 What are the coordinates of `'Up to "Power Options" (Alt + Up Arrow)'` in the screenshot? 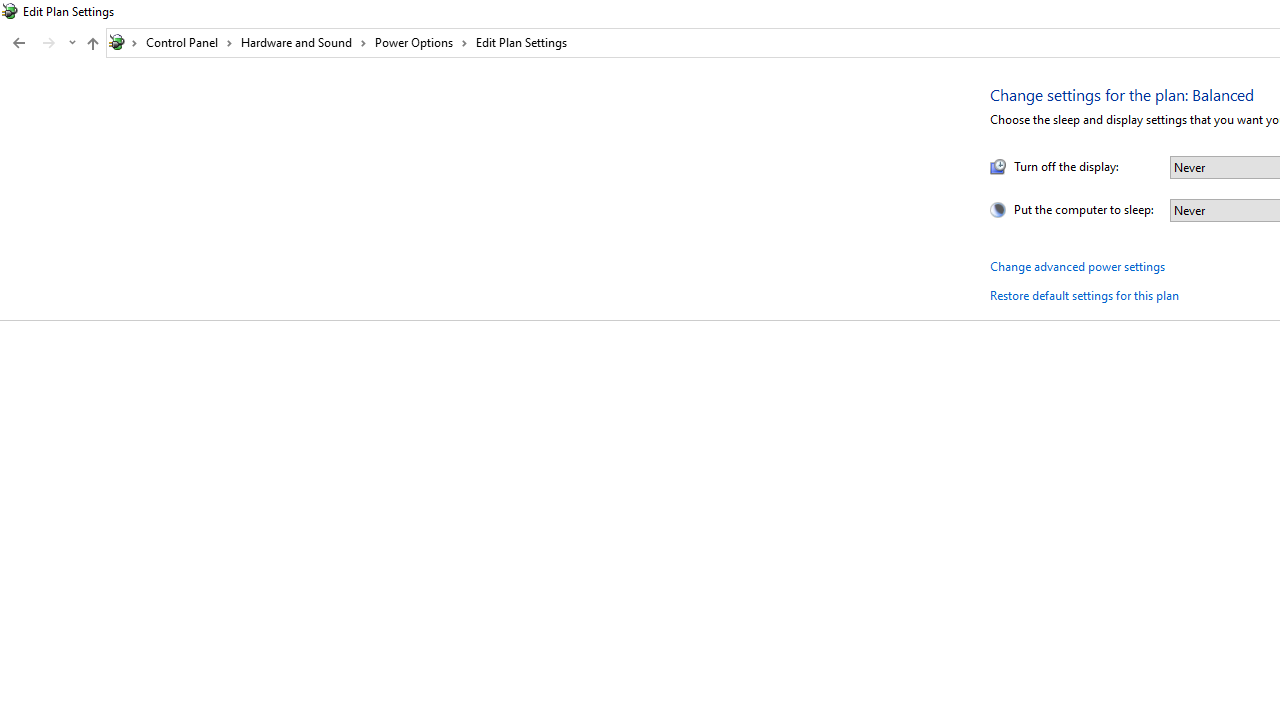 It's located at (91, 43).